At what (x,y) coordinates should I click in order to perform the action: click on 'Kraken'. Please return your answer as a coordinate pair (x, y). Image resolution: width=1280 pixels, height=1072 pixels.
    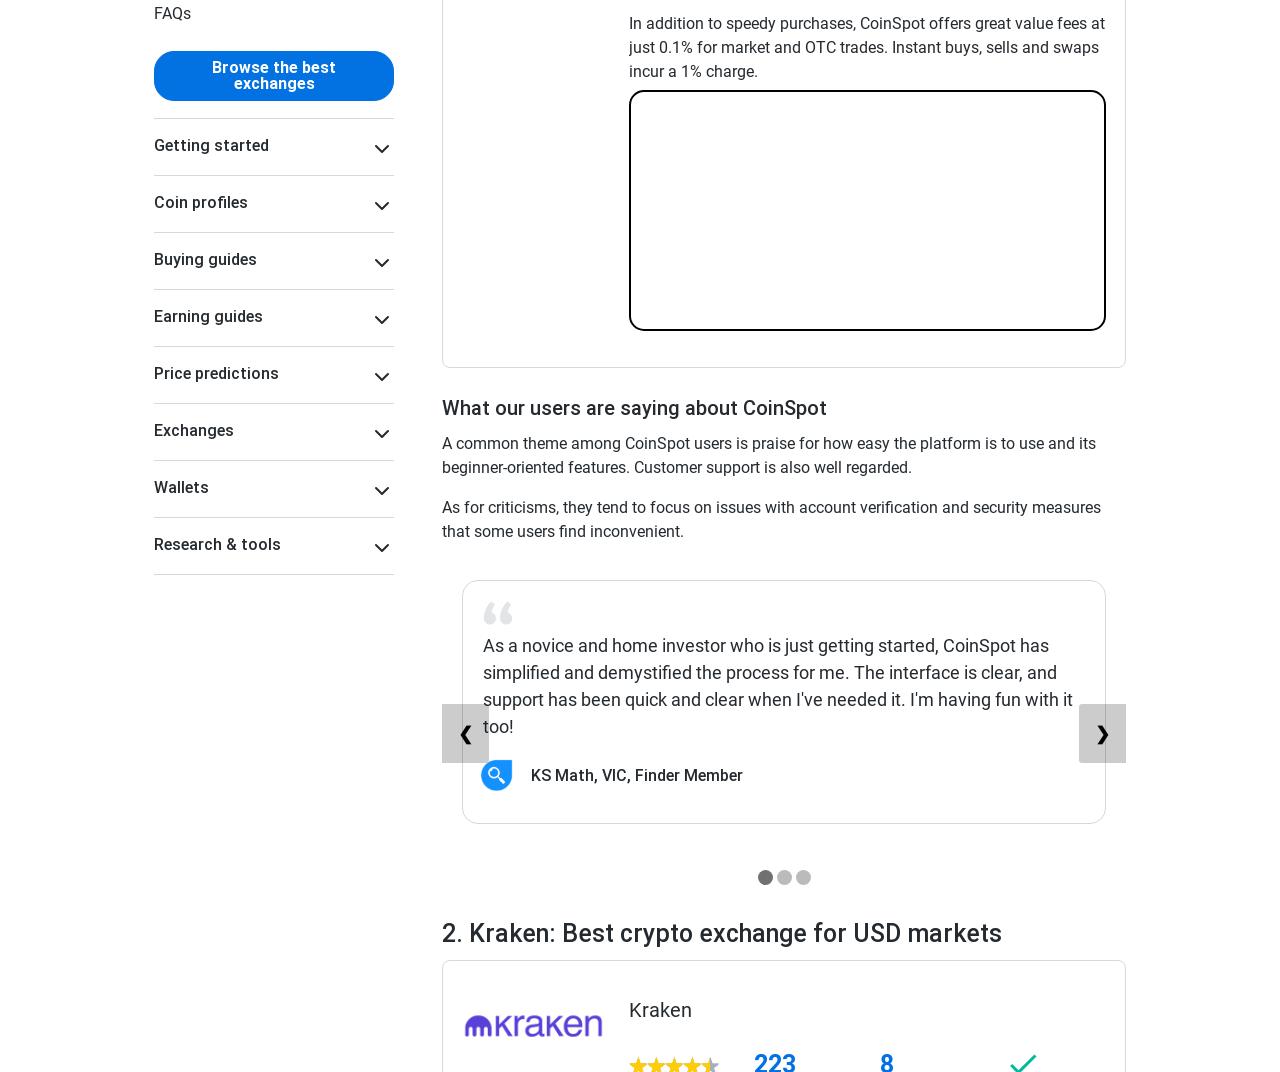
    Looking at the image, I should click on (660, 1010).